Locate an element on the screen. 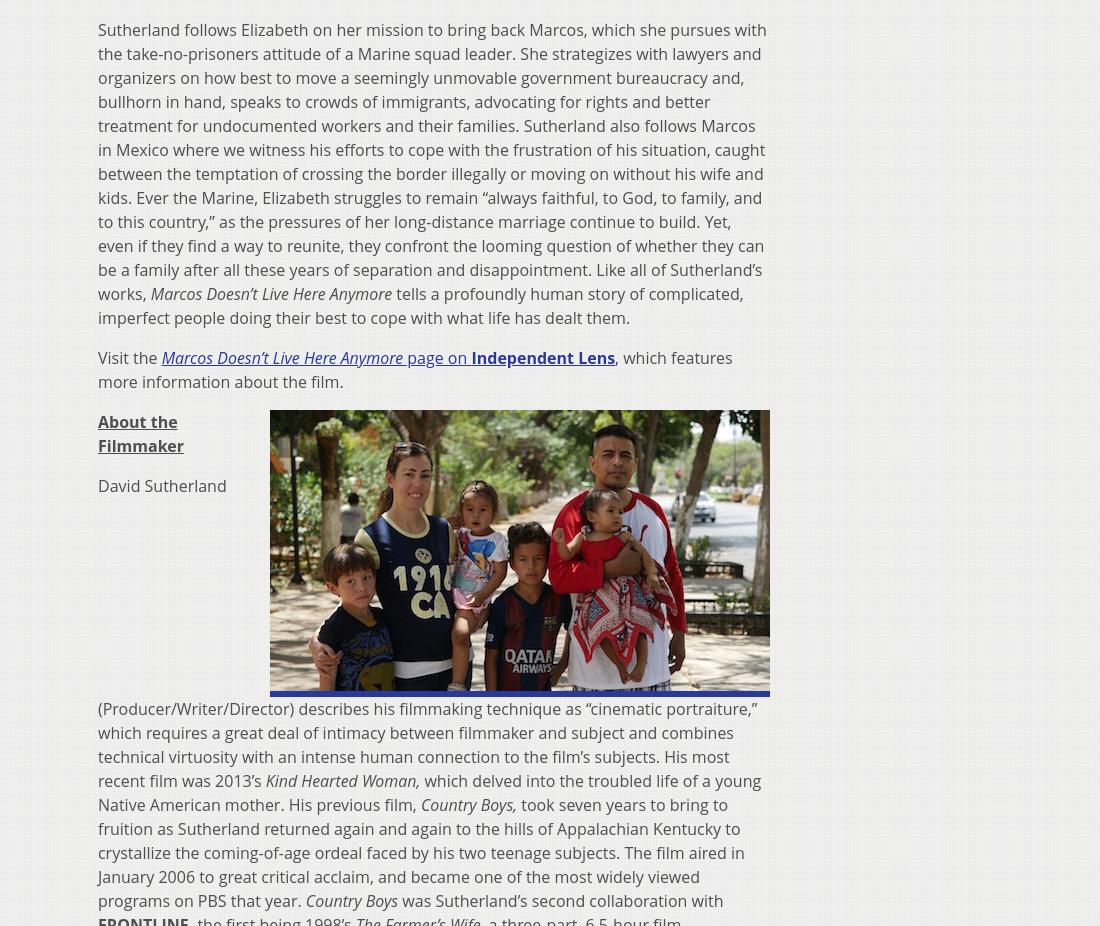 The height and width of the screenshot is (926, 1100). 'David Sutherland (Producer/Writer/Director) describes his filmmaking technique as “cinematic portraiture,” which requires a great deal of intimacy between filmmaker and subject and combines technical virtuosity with an intense human connection to the film’s subjects. His most recent film was 2013’s' is located at coordinates (426, 631).